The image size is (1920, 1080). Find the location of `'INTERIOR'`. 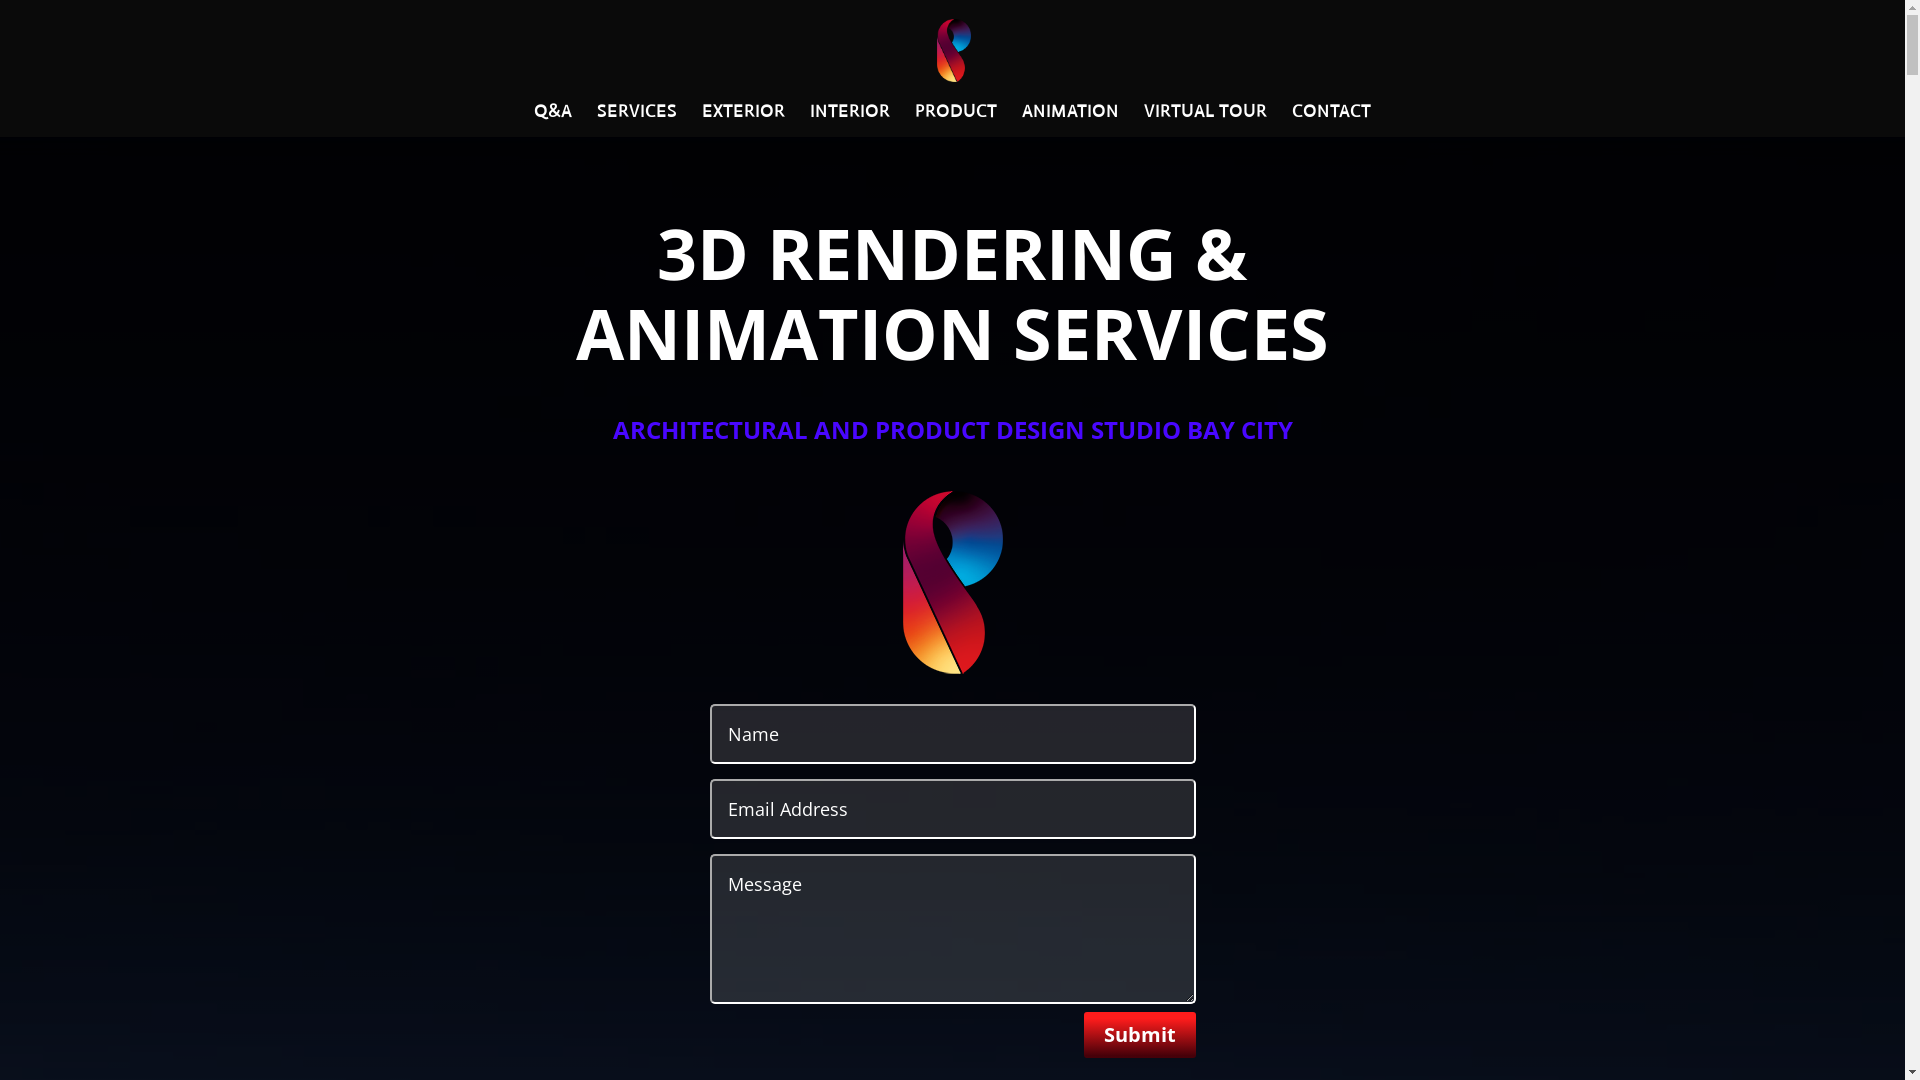

'INTERIOR' is located at coordinates (849, 120).